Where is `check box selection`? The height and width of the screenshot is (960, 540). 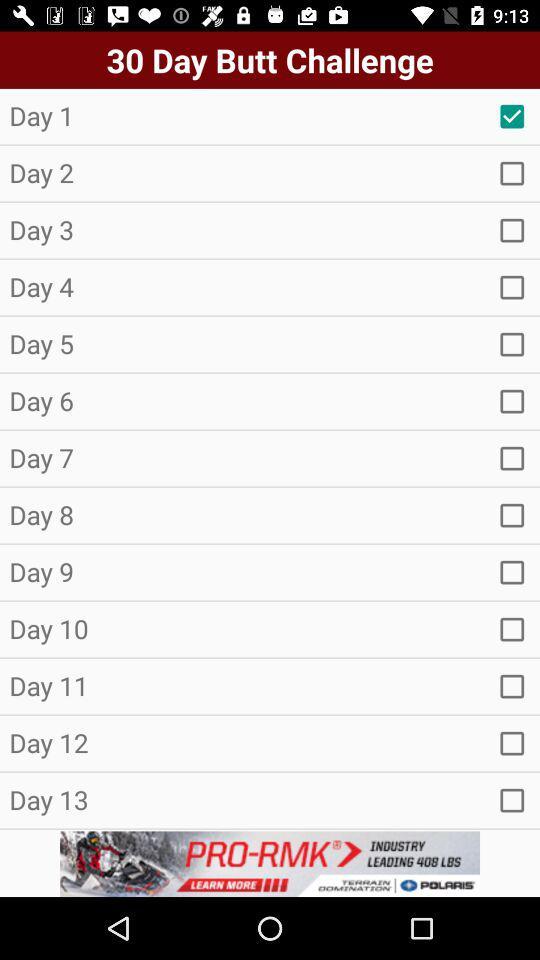 check box selection is located at coordinates (512, 514).